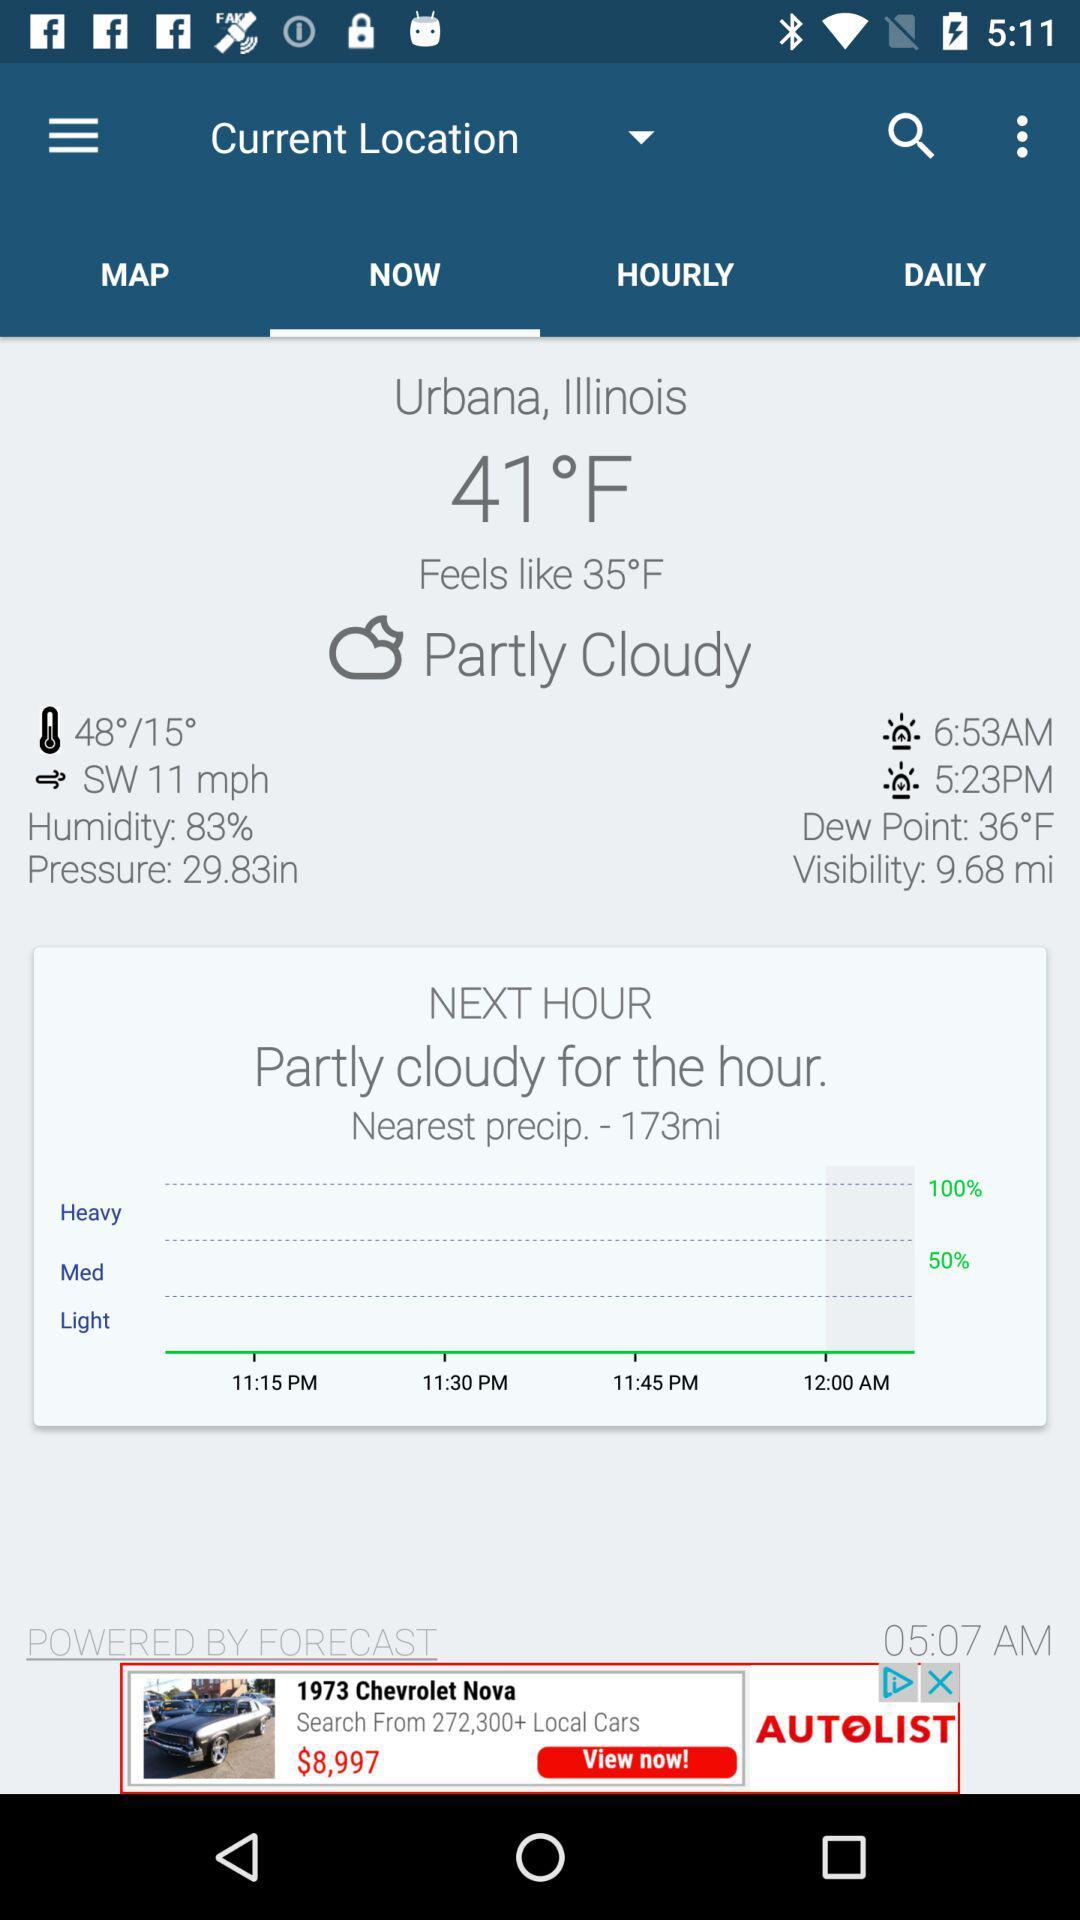  What do you see at coordinates (540, 1727) in the screenshot?
I see `opens up advertisement` at bounding box center [540, 1727].